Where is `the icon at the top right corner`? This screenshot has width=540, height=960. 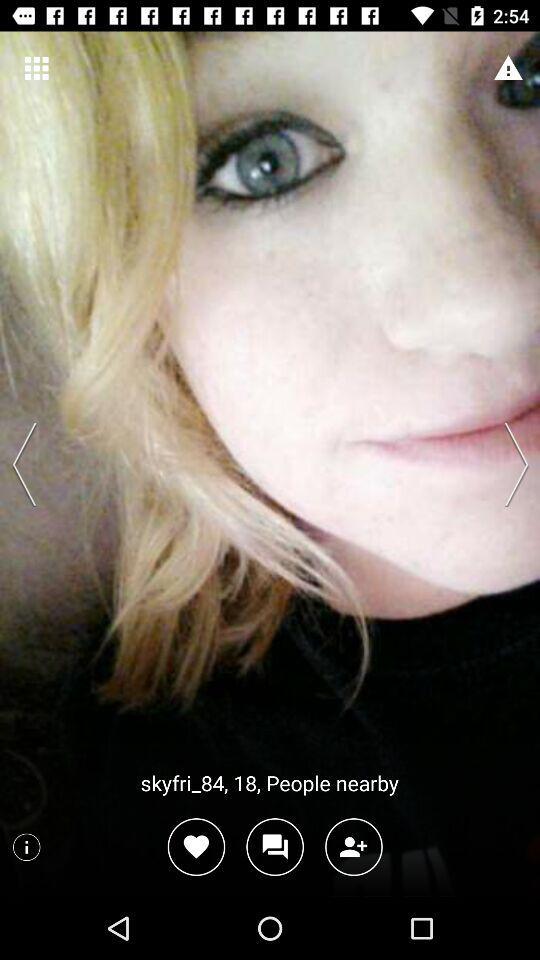
the icon at the top right corner is located at coordinates (508, 68).